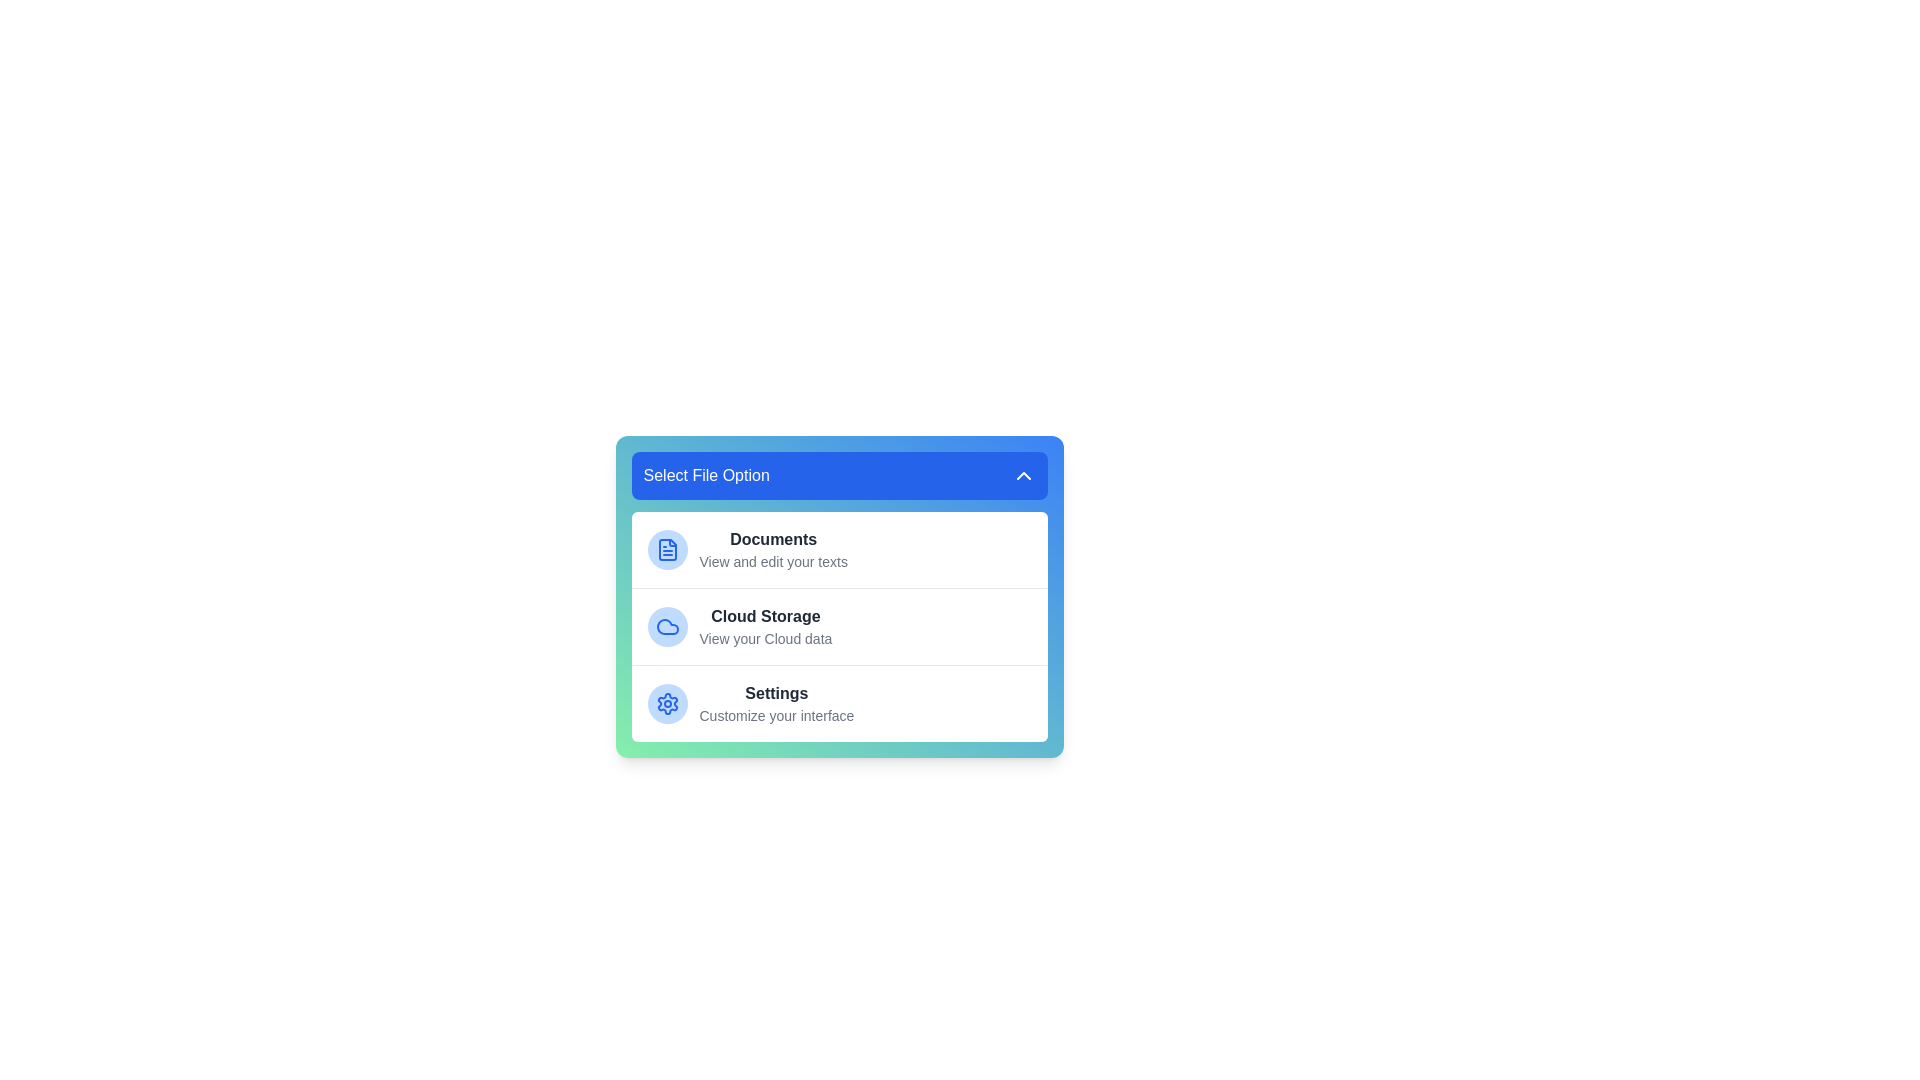 The height and width of the screenshot is (1080, 1920). I want to click on the 'Settings' text element, which is the third option in a vertical list within a dropdown-like component, featuring bold dark gray text and a smaller light gray description, so click(775, 703).